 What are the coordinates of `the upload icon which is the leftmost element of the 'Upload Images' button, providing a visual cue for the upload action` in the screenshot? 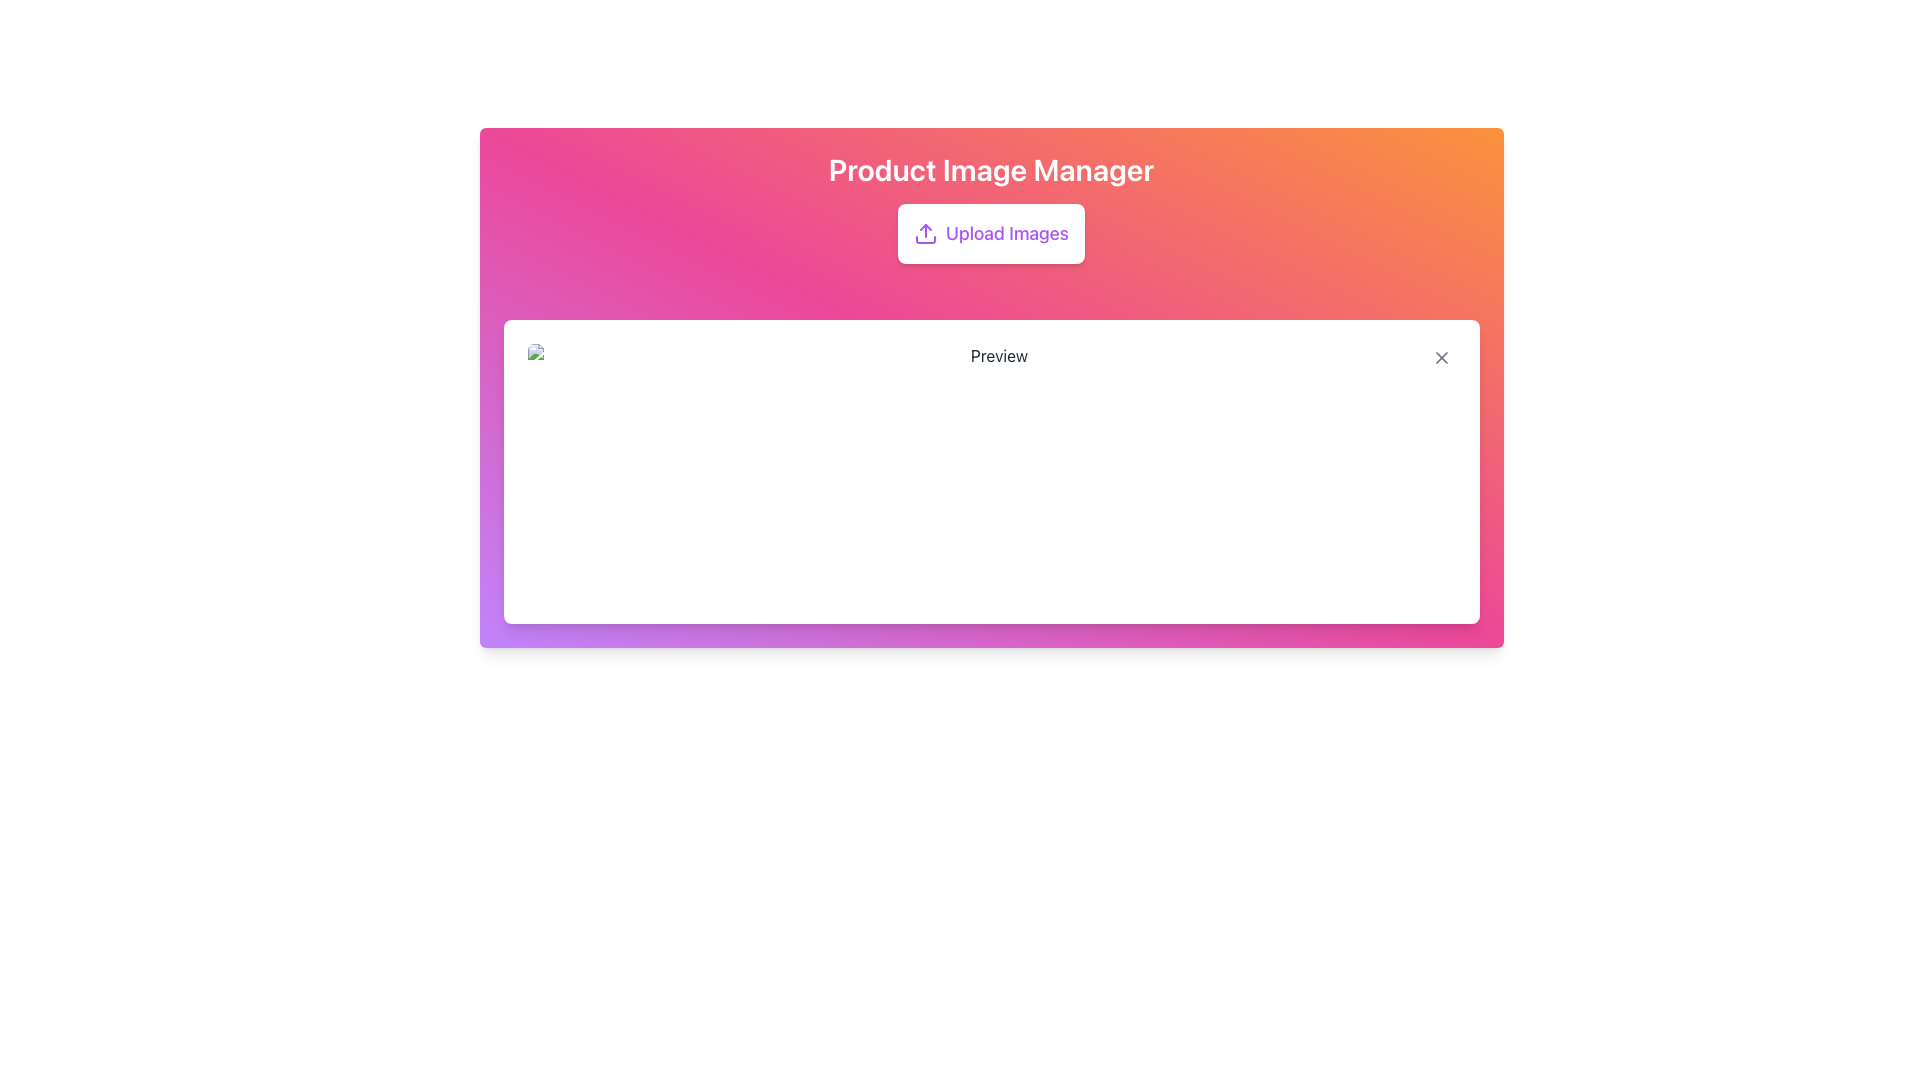 It's located at (925, 233).